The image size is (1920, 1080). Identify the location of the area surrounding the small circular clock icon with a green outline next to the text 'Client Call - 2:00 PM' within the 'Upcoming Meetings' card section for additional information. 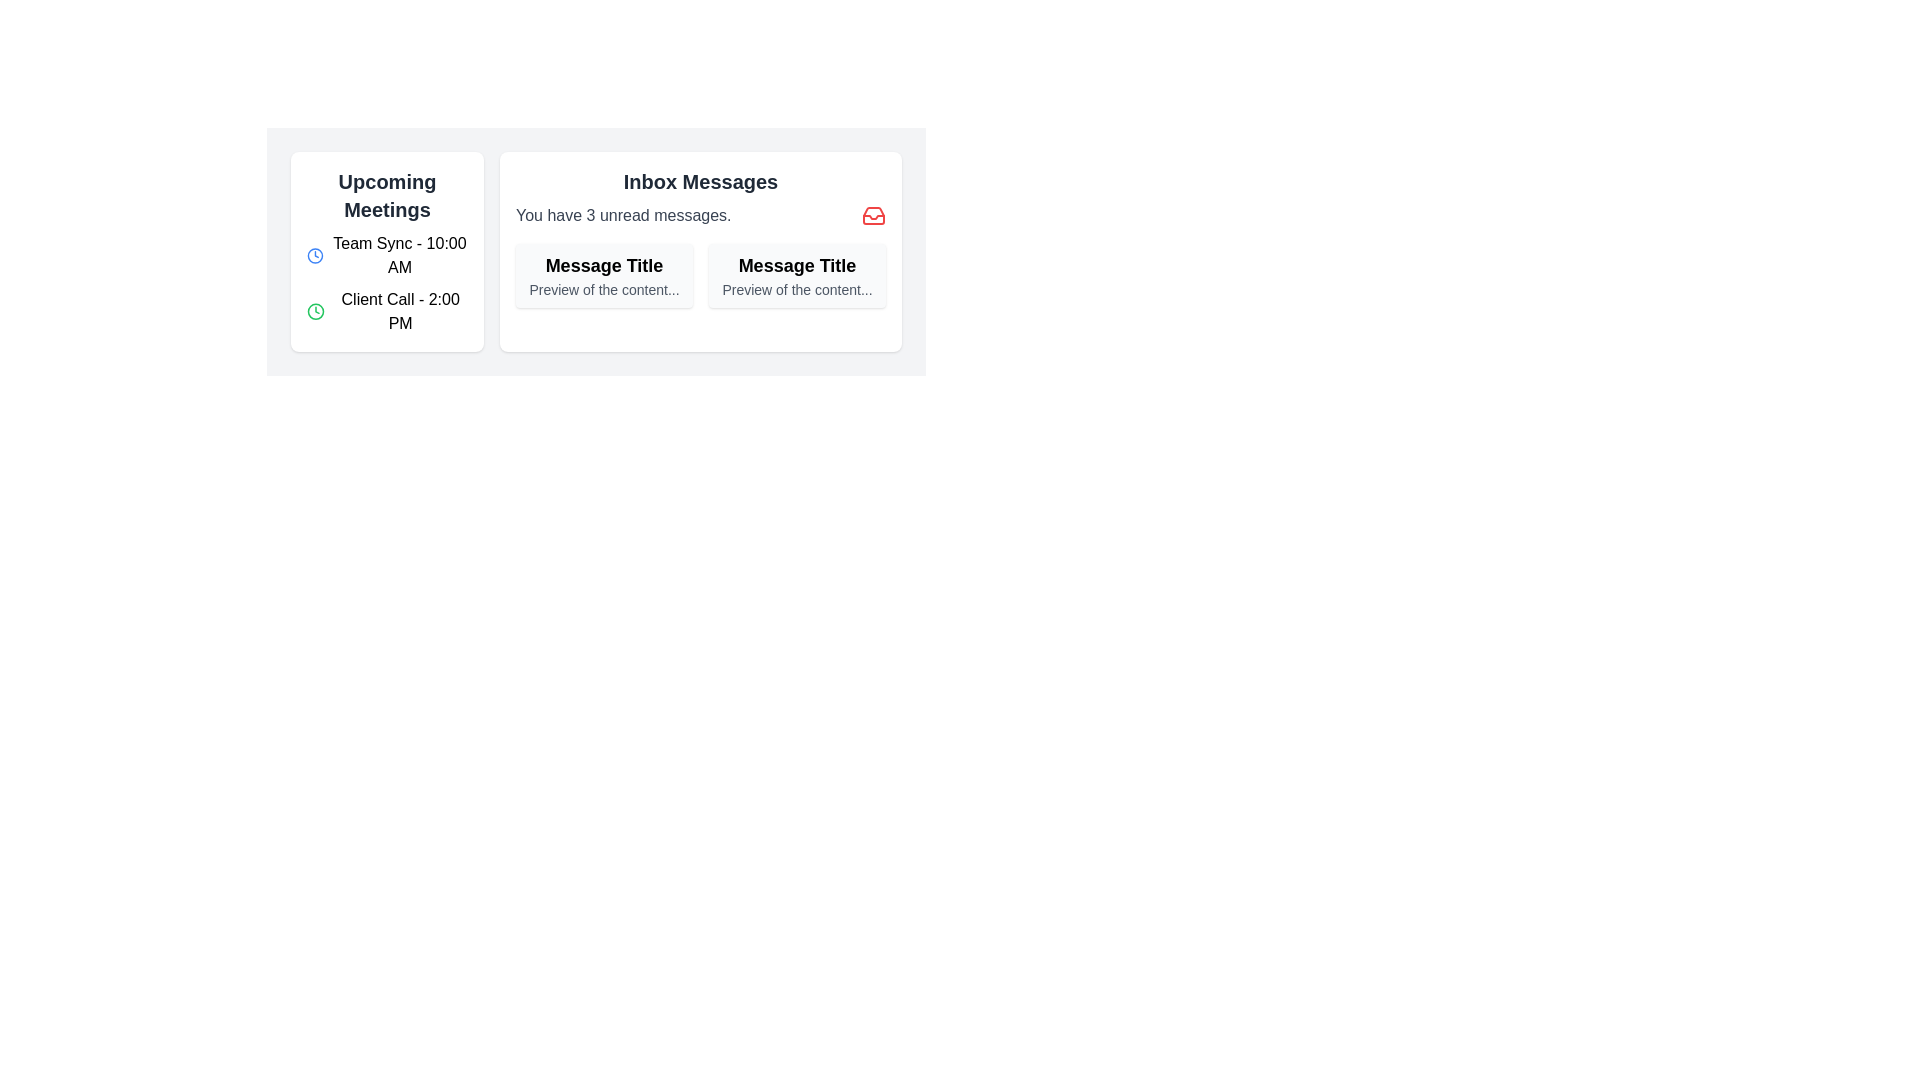
(315, 312).